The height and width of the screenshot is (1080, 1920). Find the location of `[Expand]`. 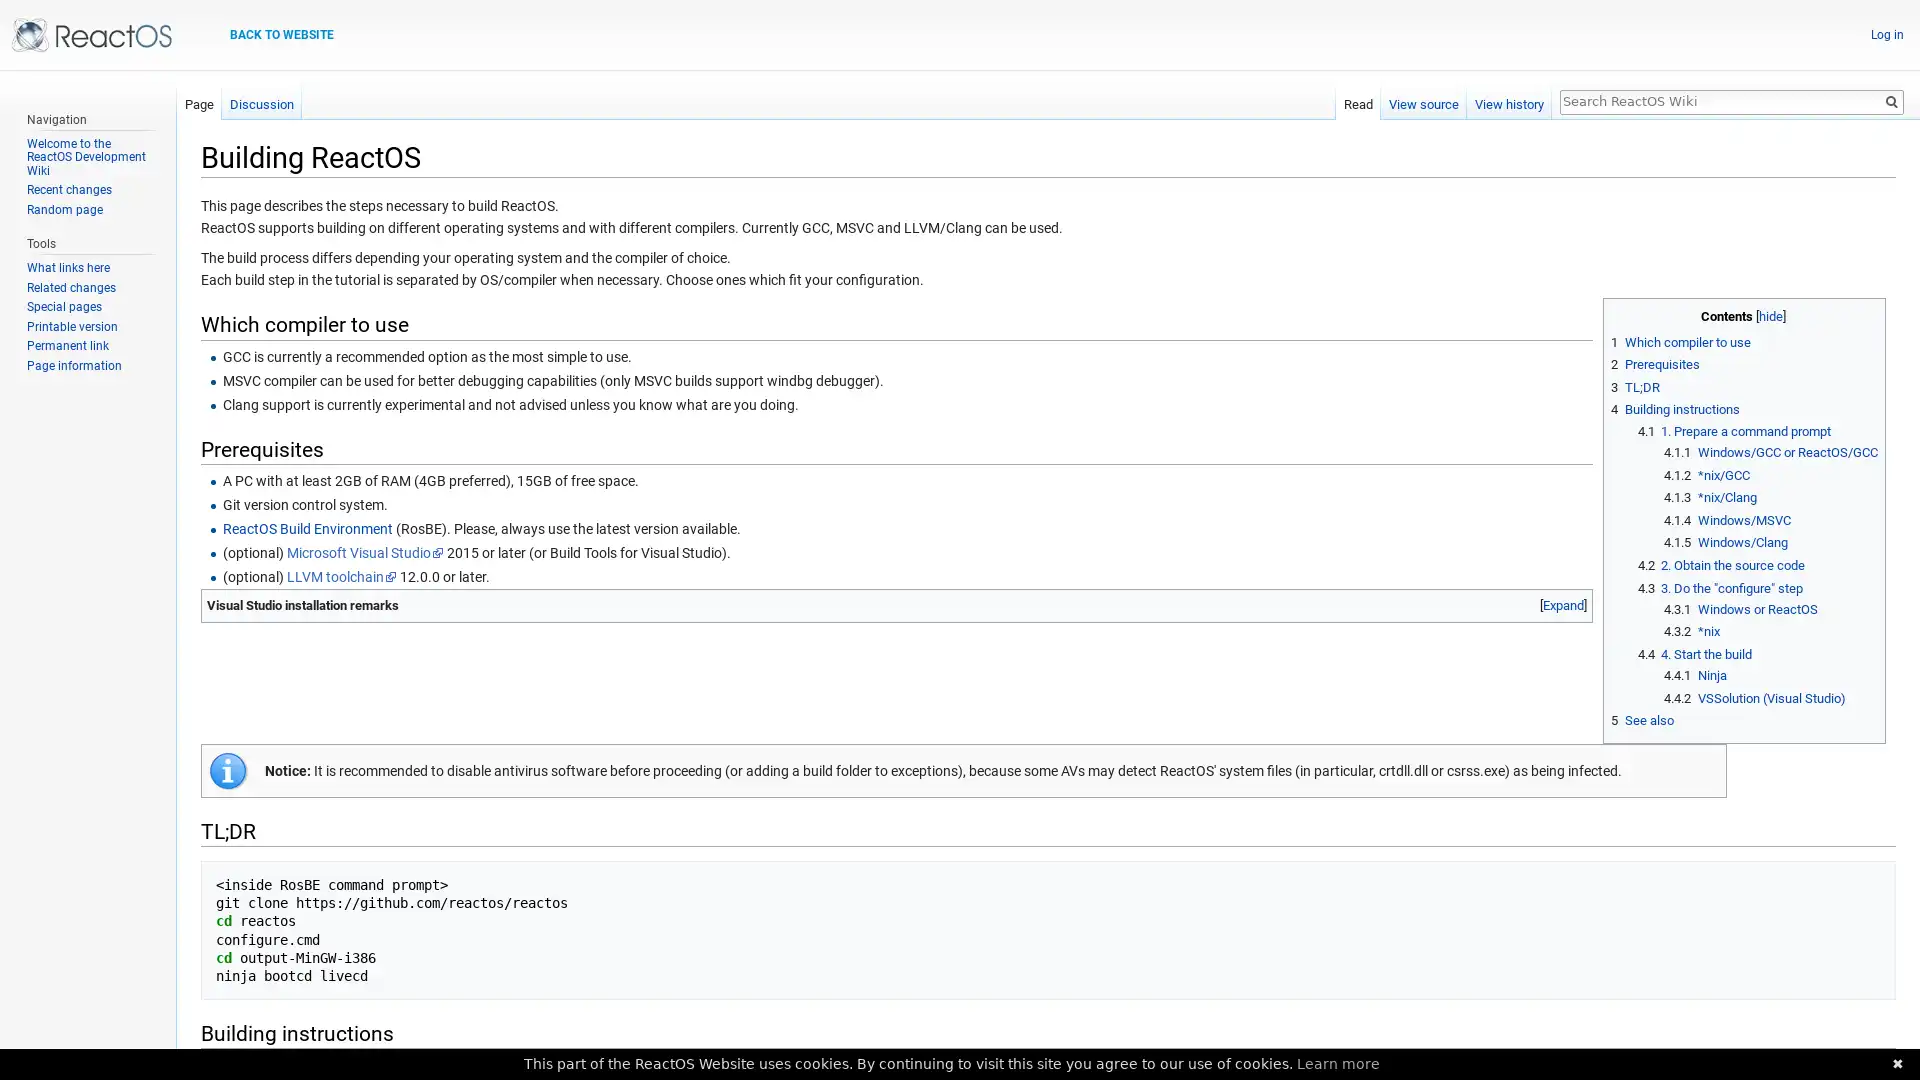

[Expand] is located at coordinates (1562, 604).